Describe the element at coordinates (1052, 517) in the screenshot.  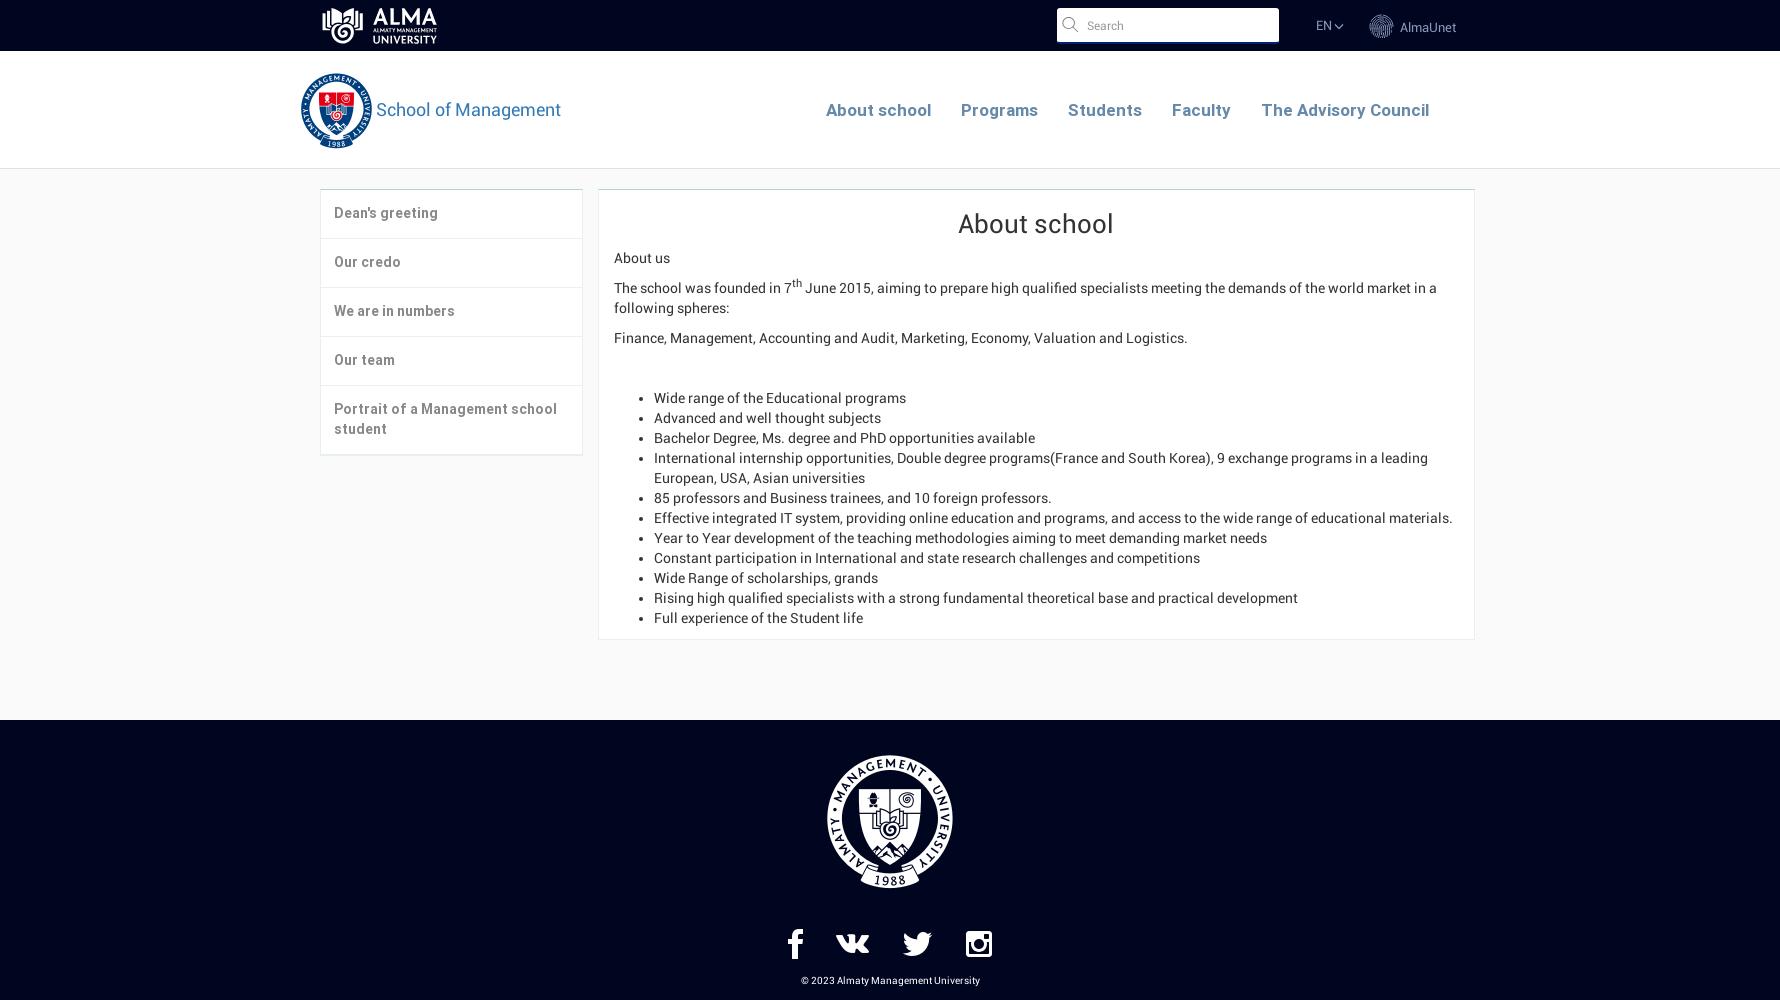
I see `'Effective integrated IT system, providing online education and programs, and access to the wide range of educational materials.'` at that location.